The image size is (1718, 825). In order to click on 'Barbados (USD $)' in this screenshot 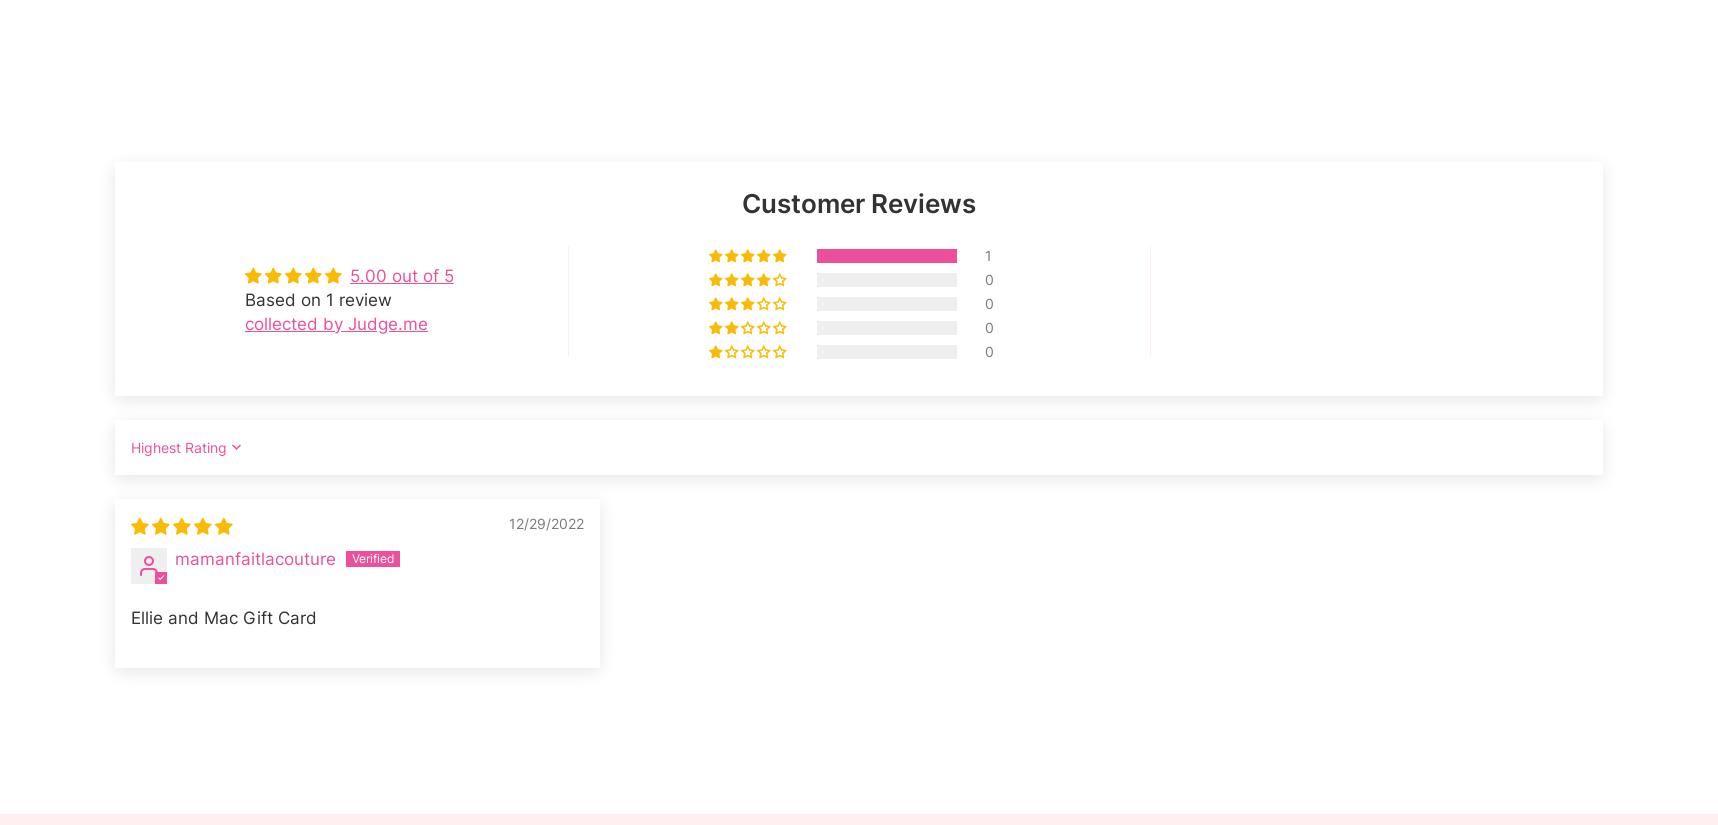, I will do `click(178, 579)`.